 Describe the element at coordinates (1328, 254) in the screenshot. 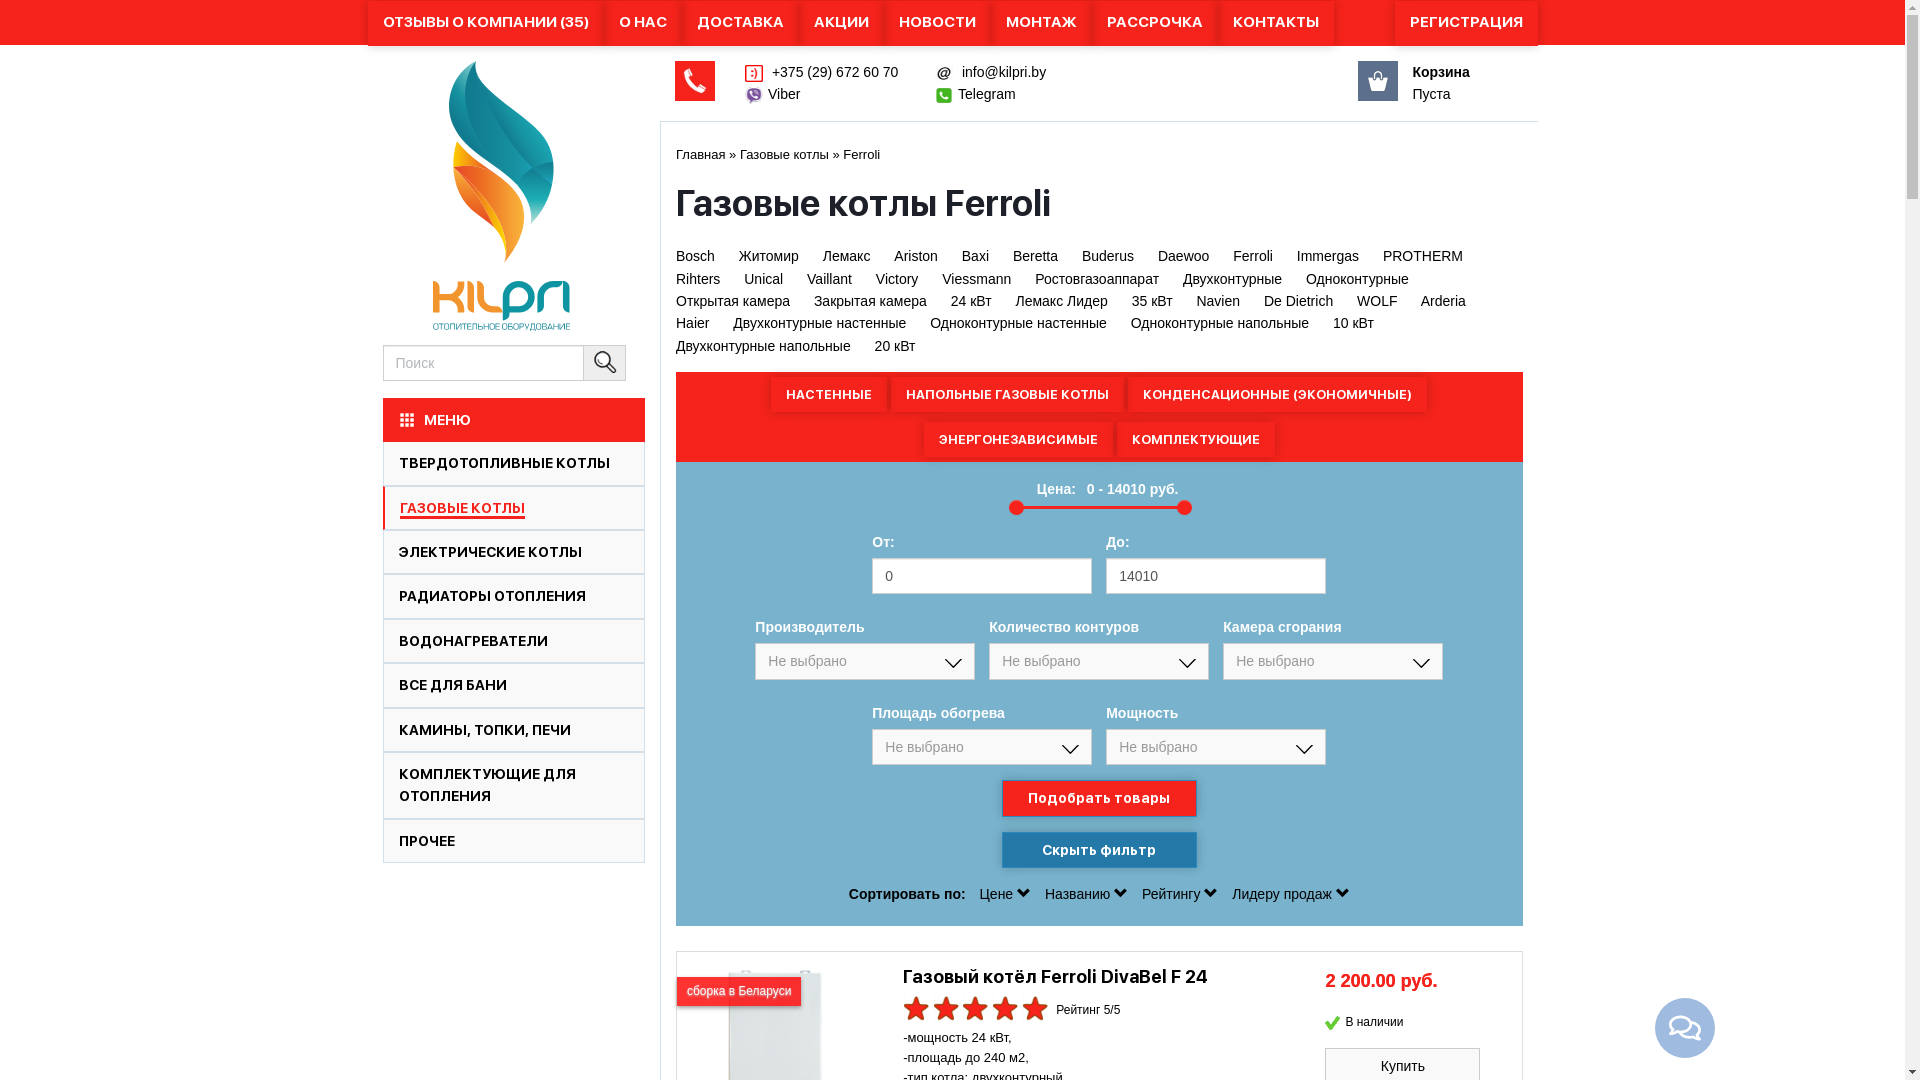

I see `'Immergas'` at that location.